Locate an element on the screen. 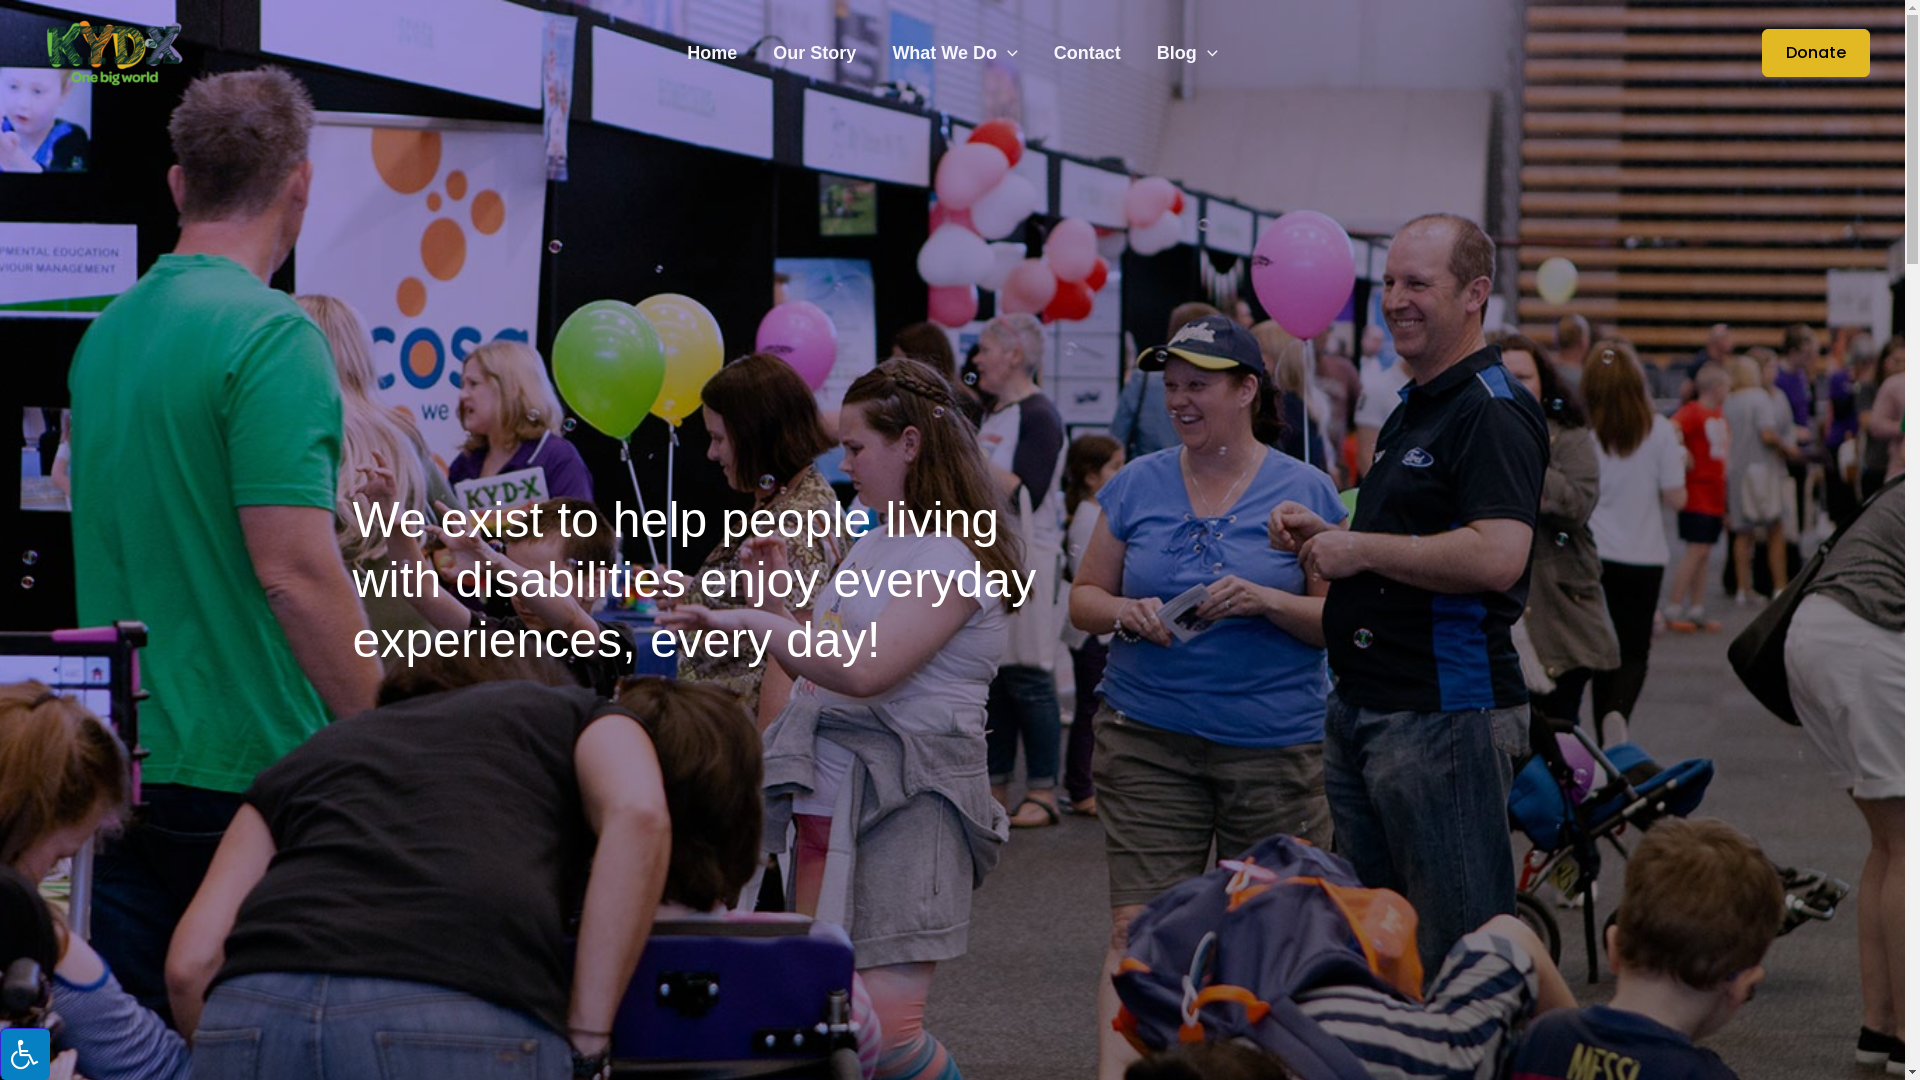 The height and width of the screenshot is (1080, 1920). 'Donate' is located at coordinates (1736, 52).